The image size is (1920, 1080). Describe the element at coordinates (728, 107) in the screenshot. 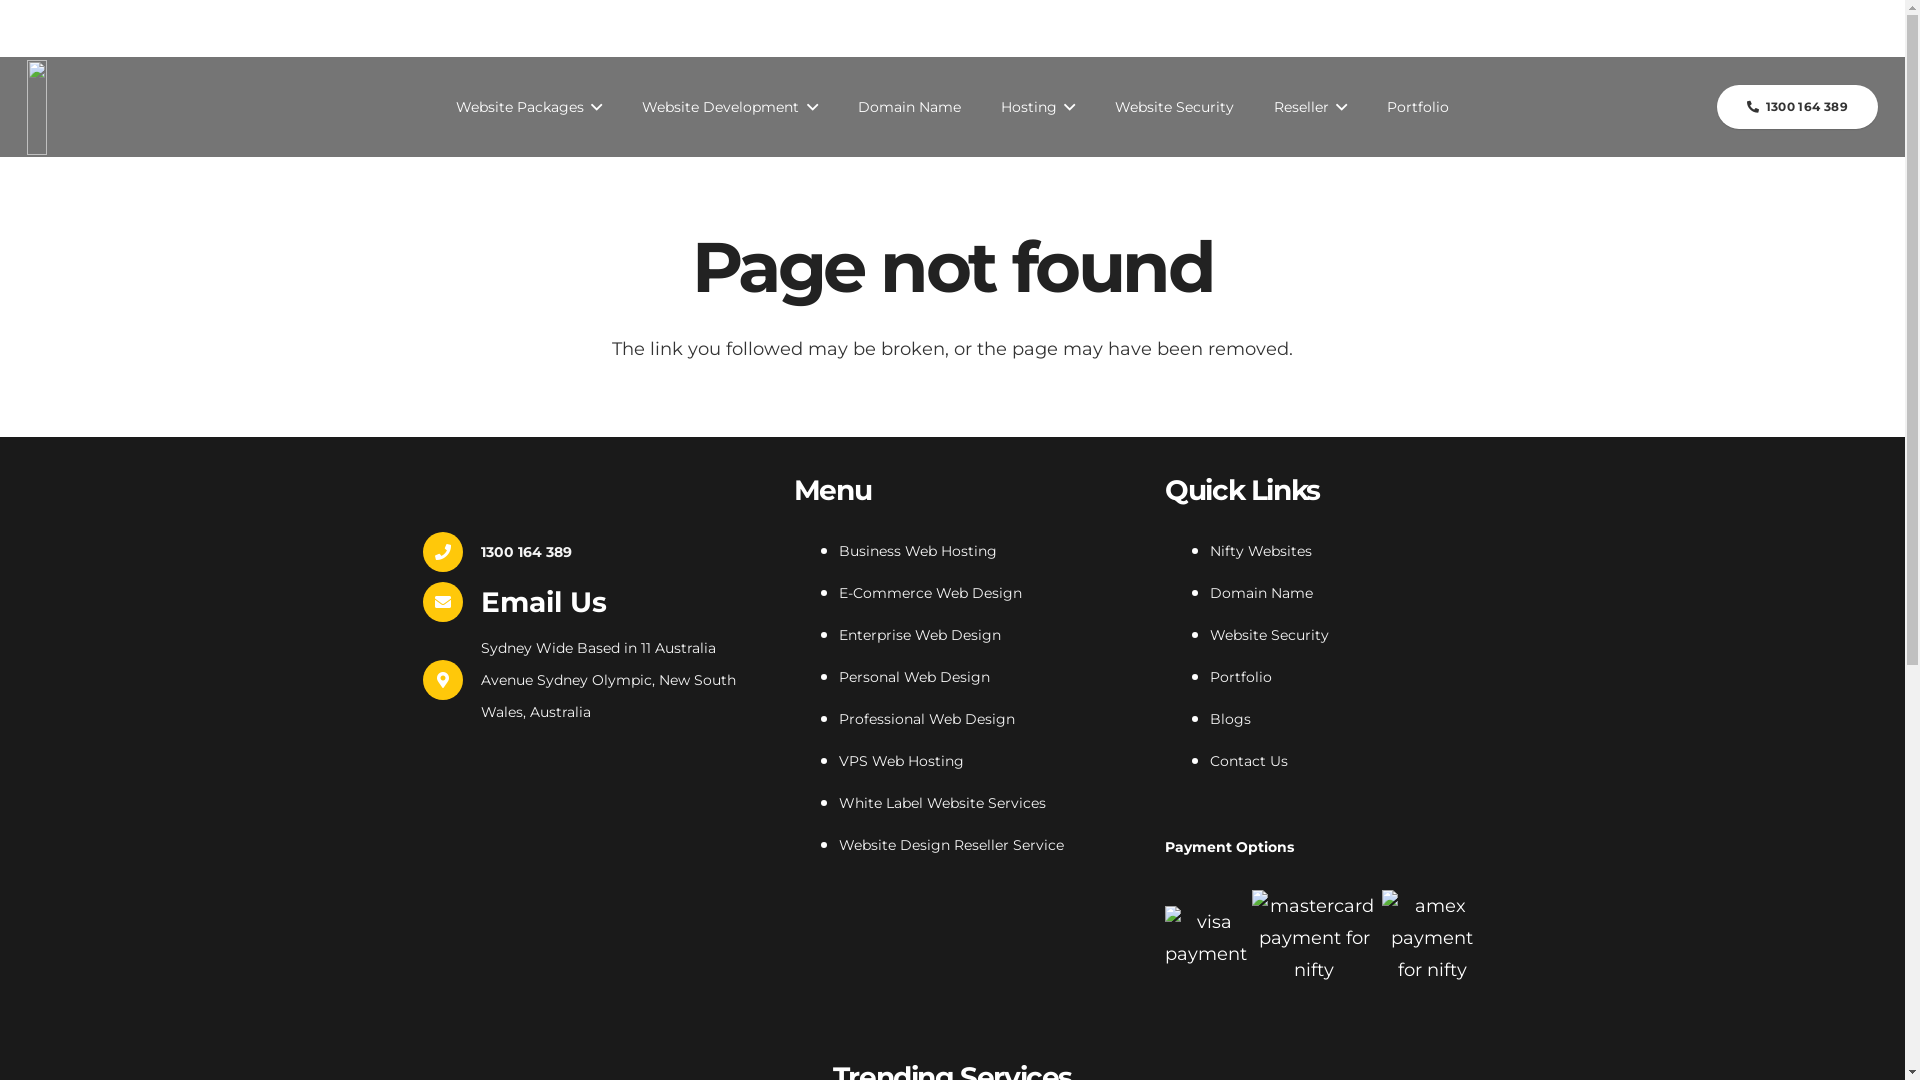

I see `'Website Development'` at that location.